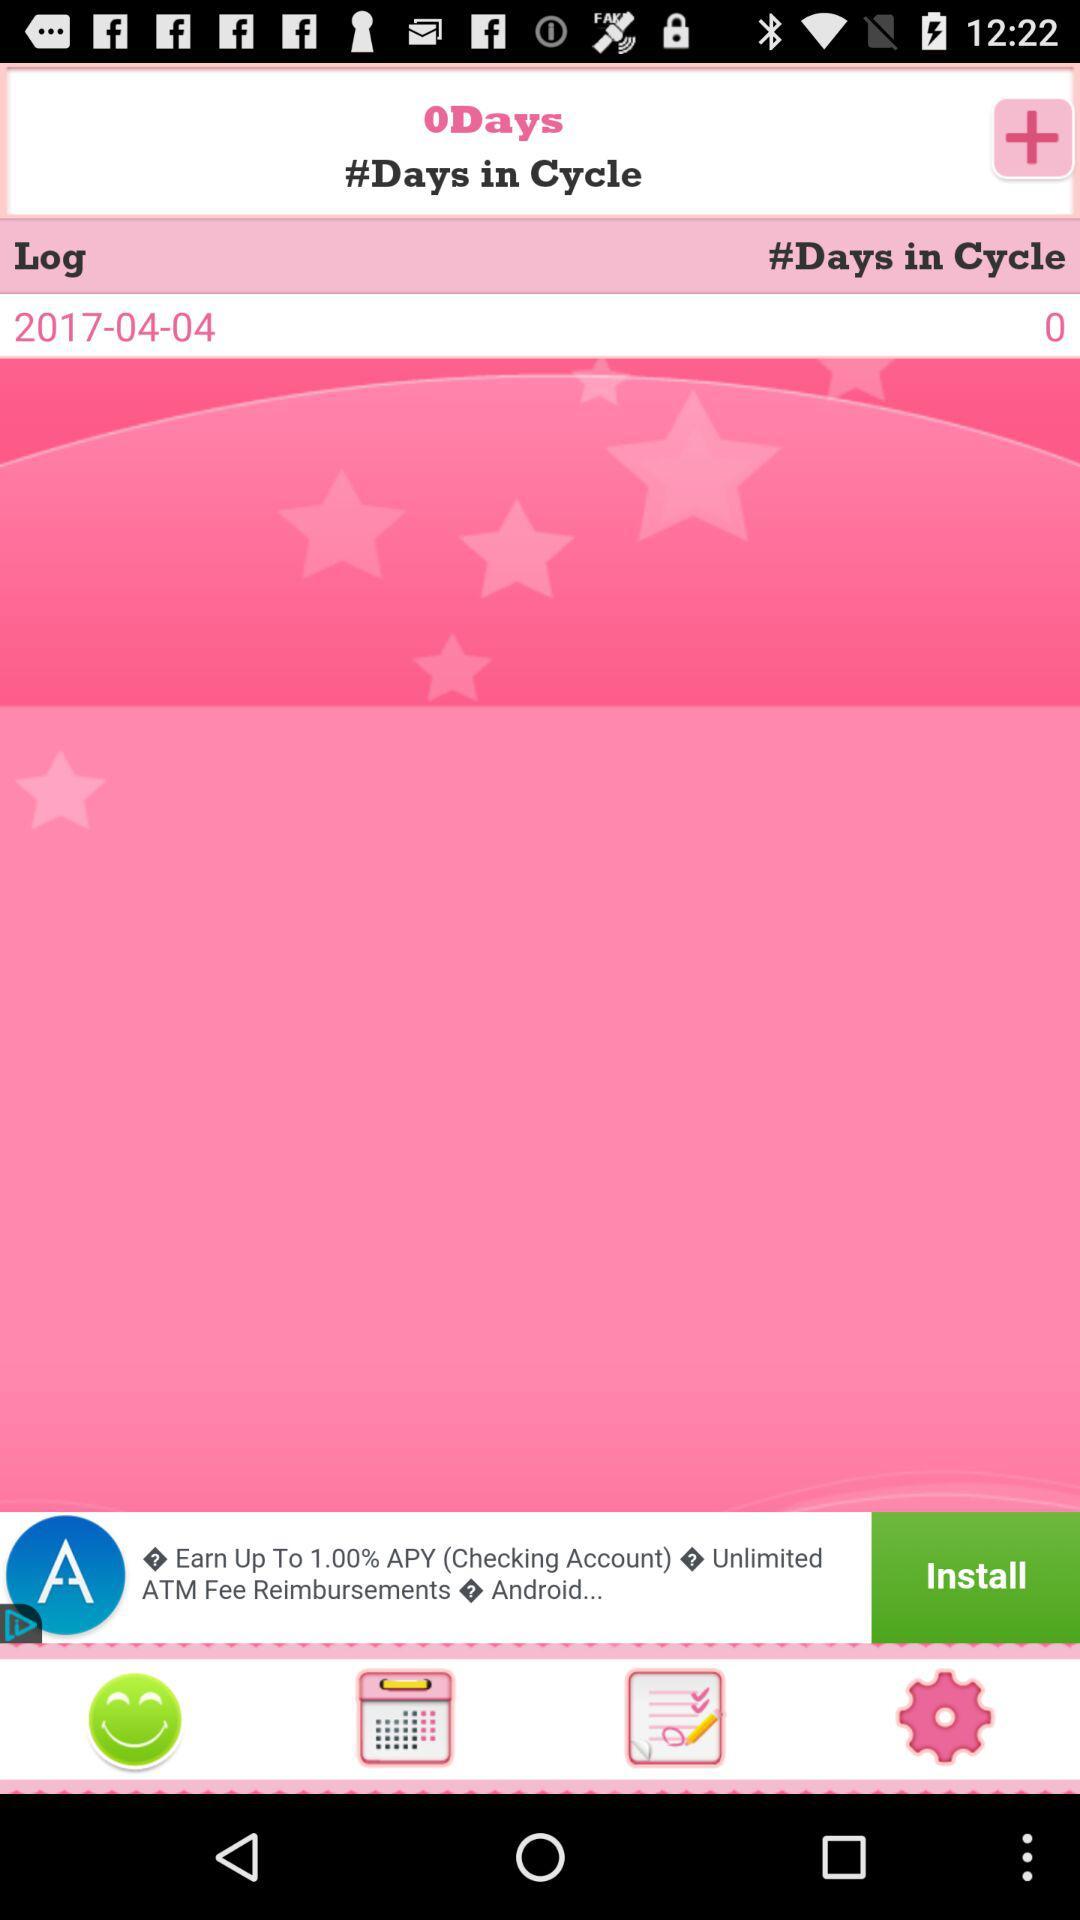 This screenshot has height=1920, width=1080. Describe the element at coordinates (945, 1717) in the screenshot. I see `settings app` at that location.